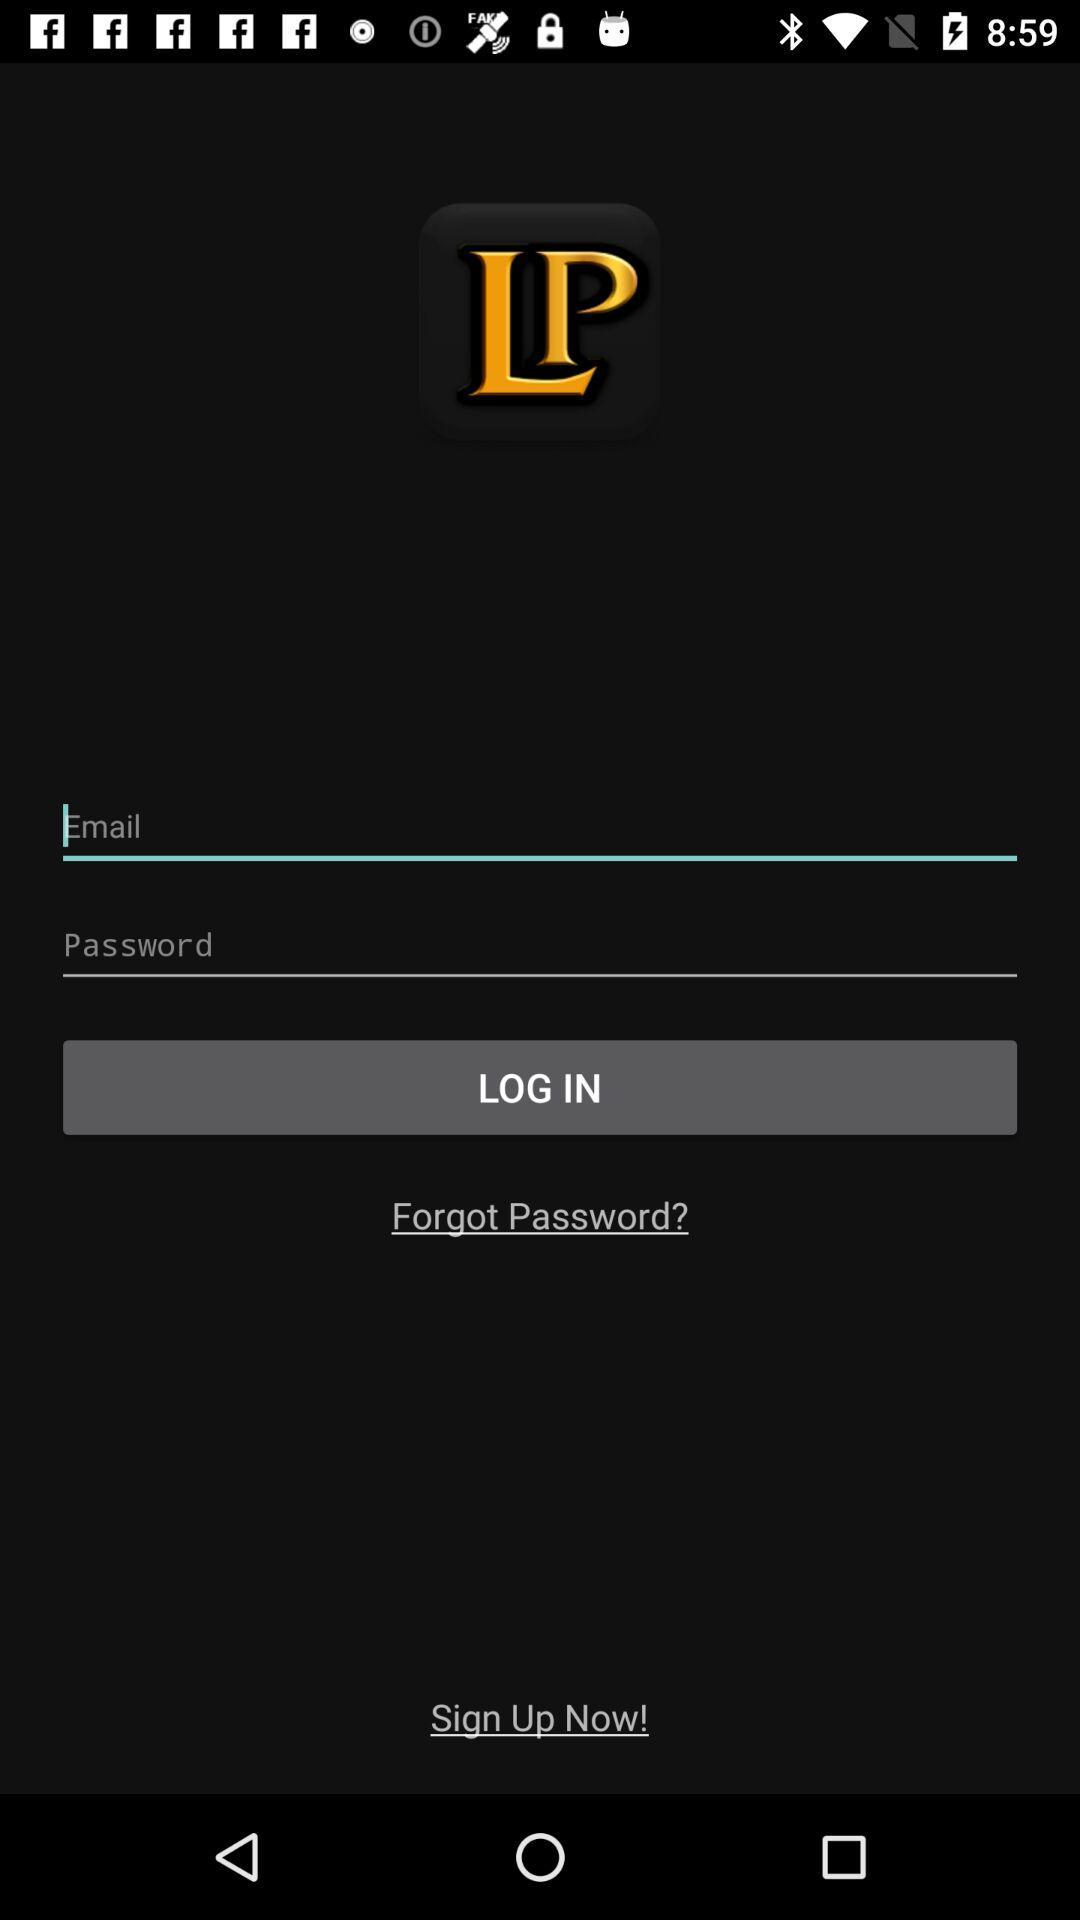 The height and width of the screenshot is (1920, 1080). Describe the element at coordinates (540, 826) in the screenshot. I see `your email id` at that location.